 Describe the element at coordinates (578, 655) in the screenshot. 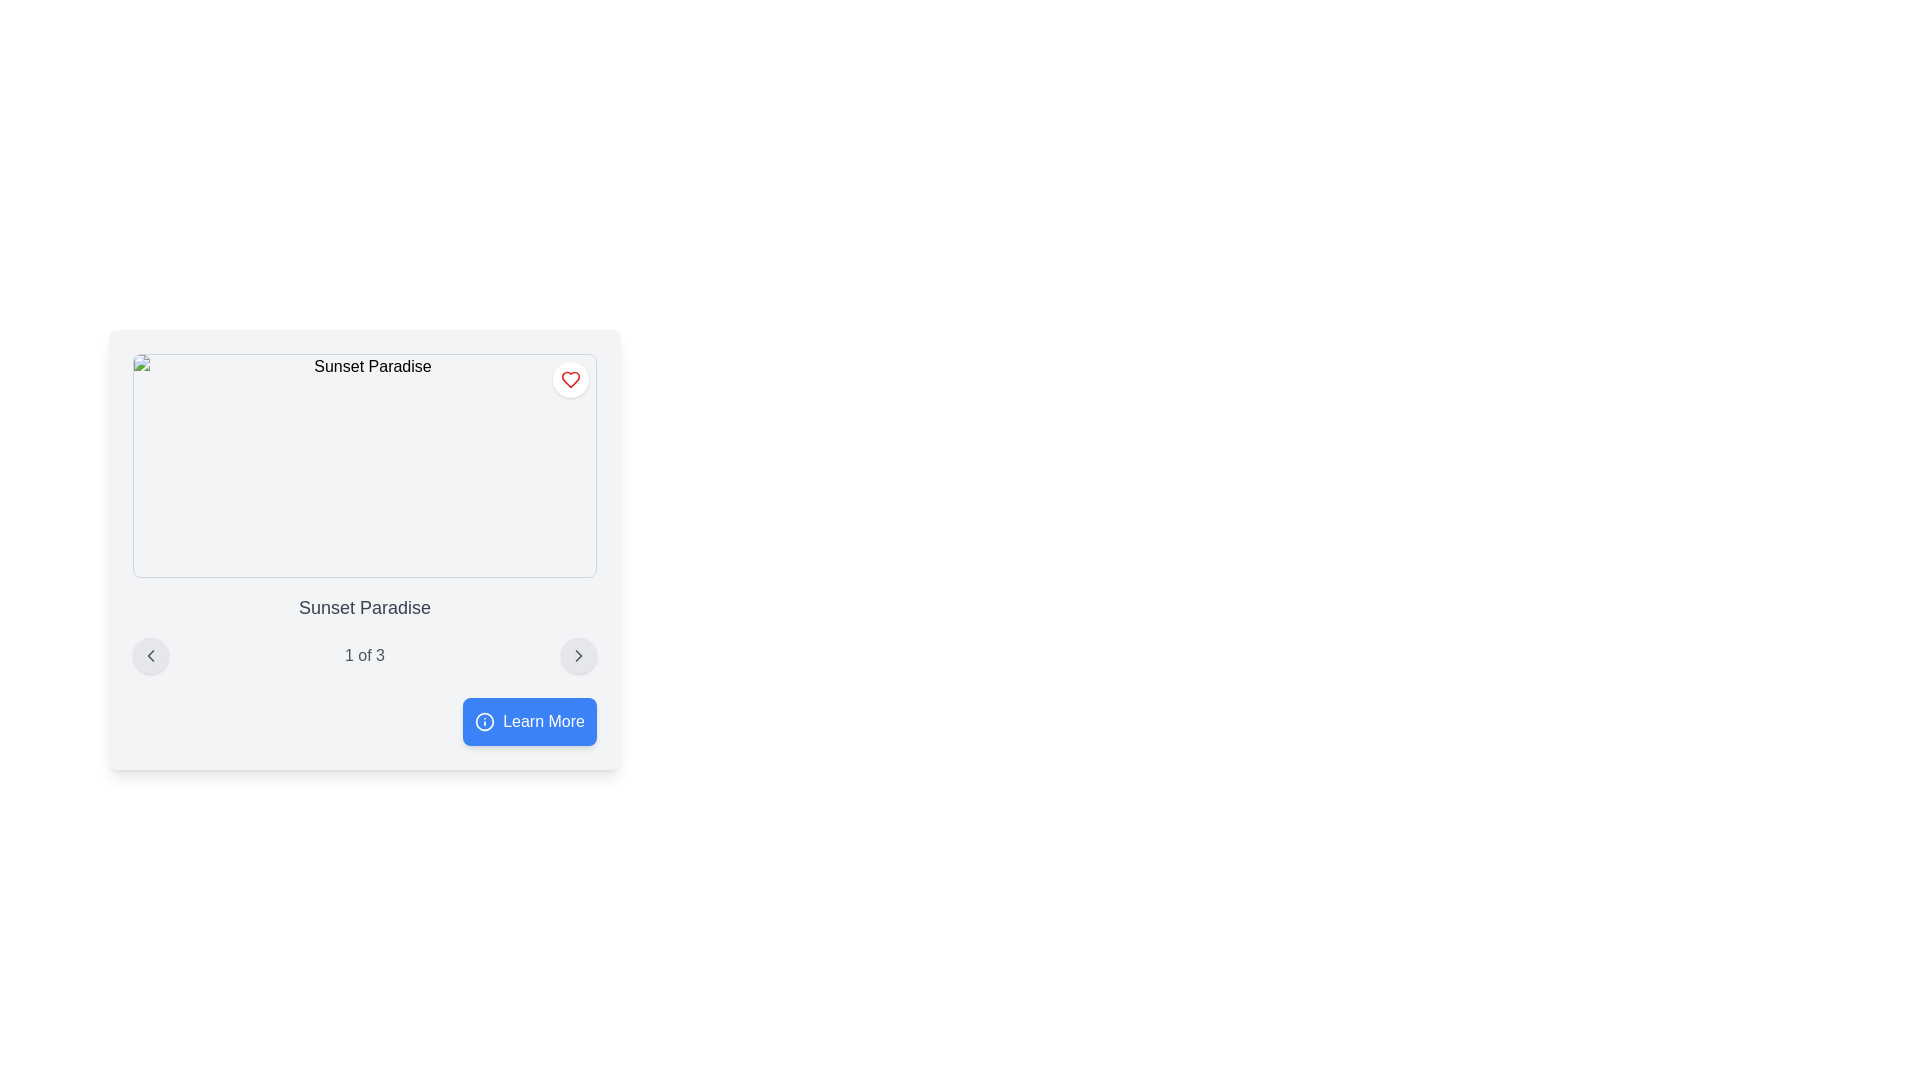

I see `the chevron icon pointing to the right located in the bottom-right corner of the central panel` at that location.